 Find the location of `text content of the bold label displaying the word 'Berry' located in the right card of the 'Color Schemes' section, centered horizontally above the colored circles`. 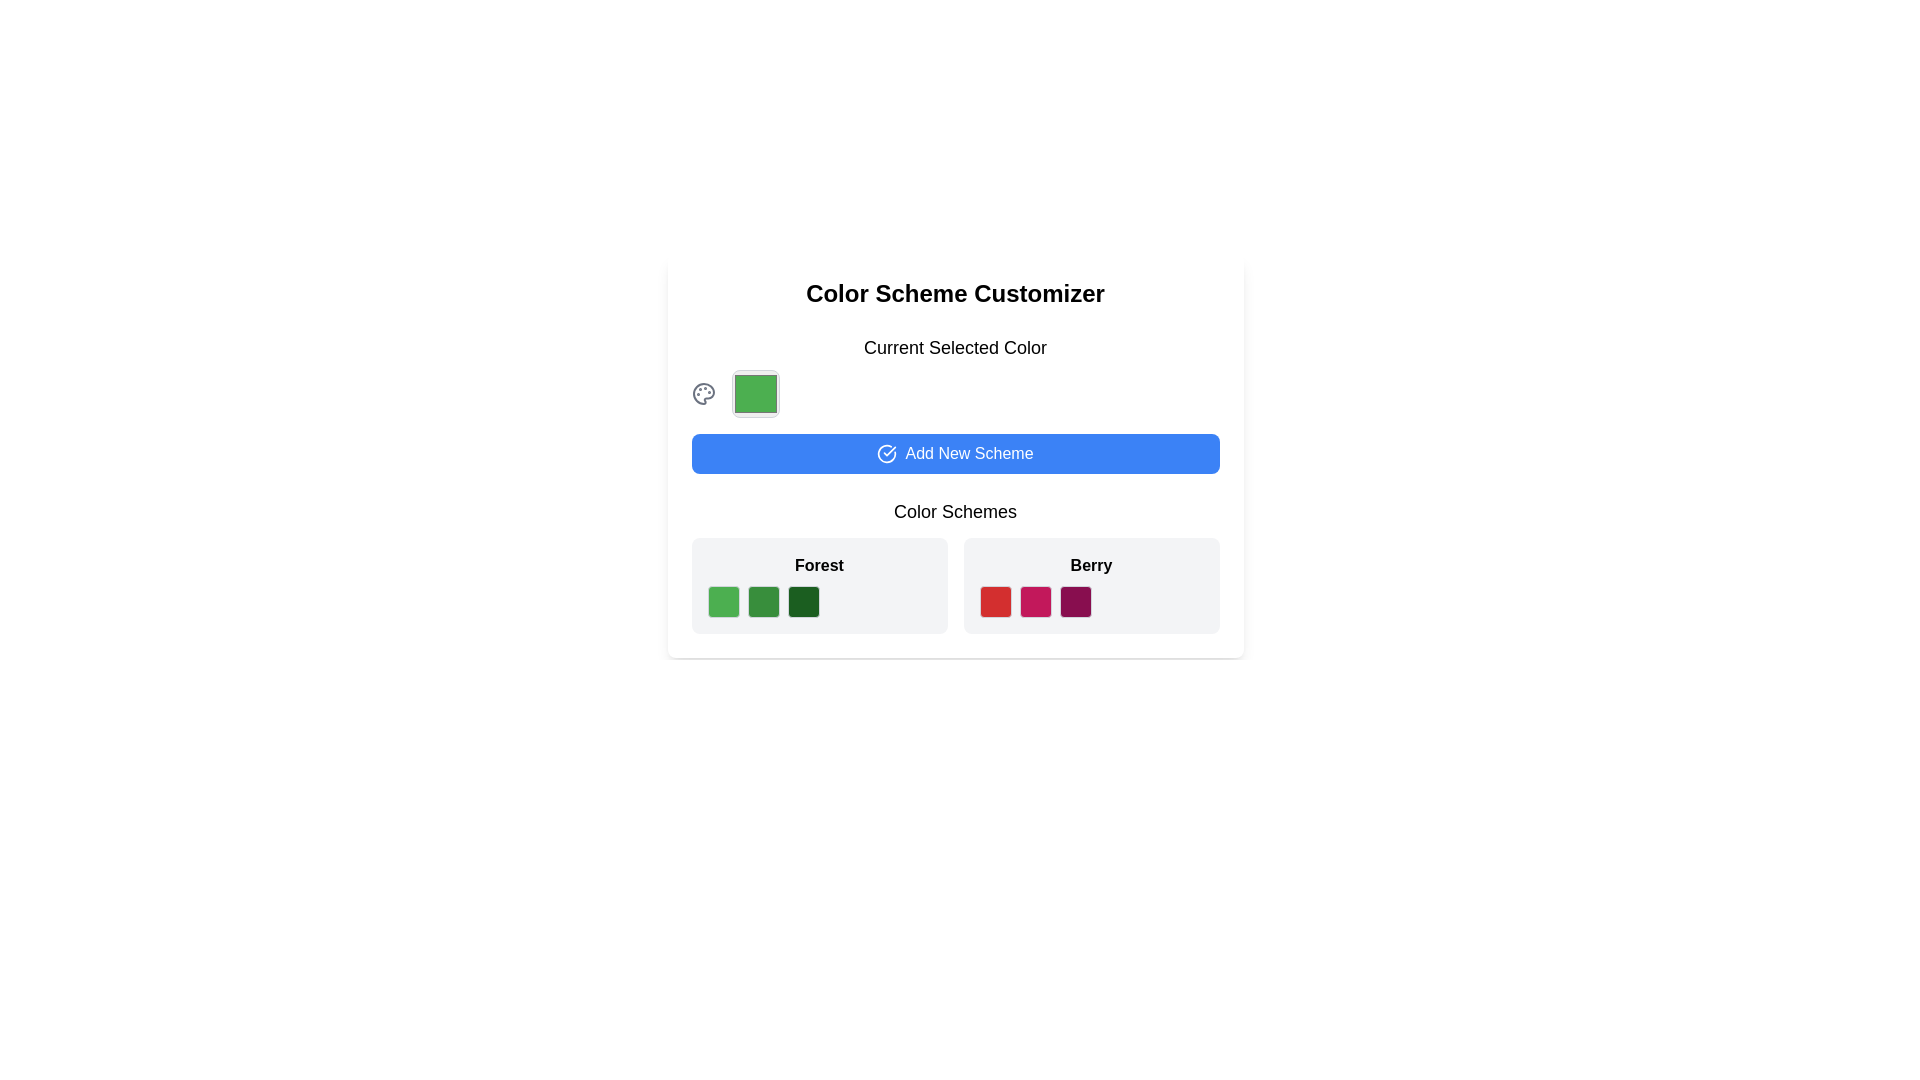

text content of the bold label displaying the word 'Berry' located in the right card of the 'Color Schemes' section, centered horizontally above the colored circles is located at coordinates (1090, 566).